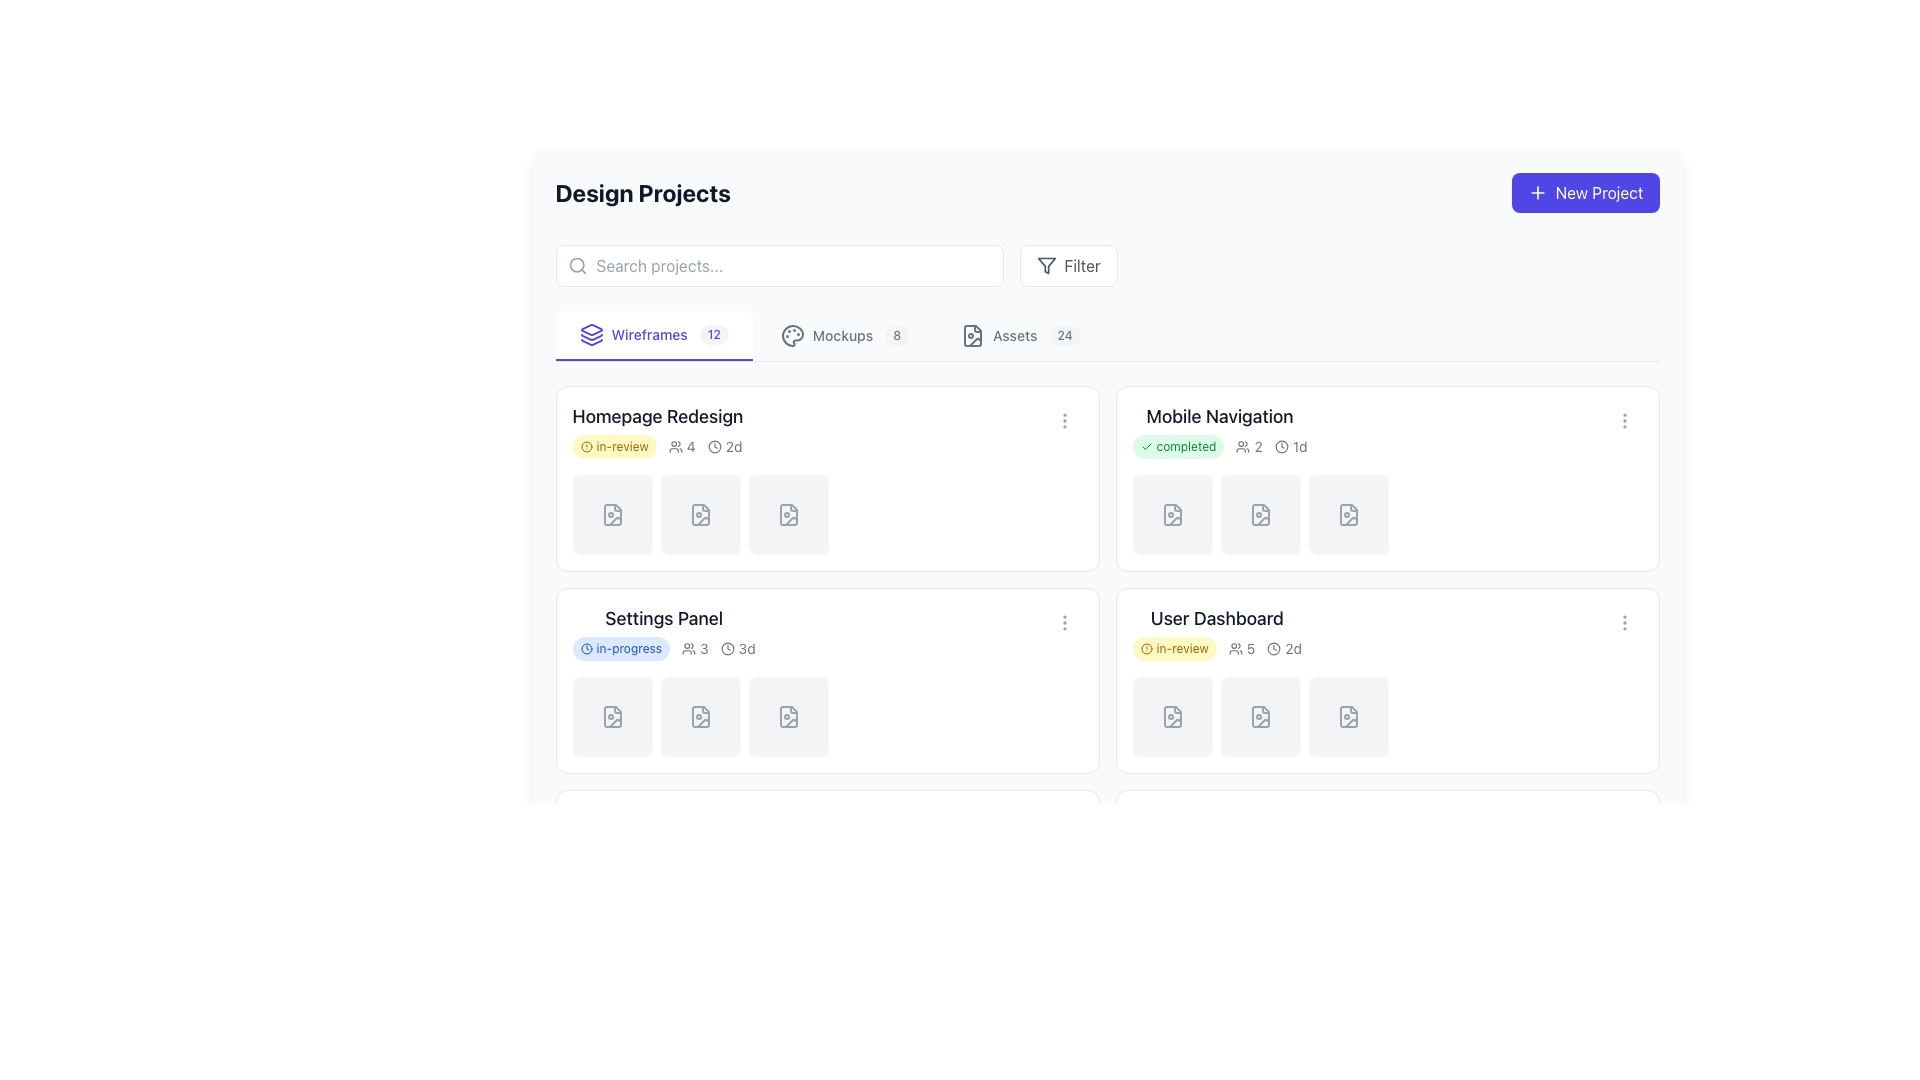  Describe the element at coordinates (1259, 514) in the screenshot. I see `the document icon with a small circular element located in the 'Mobile Navigation' section, which is the third icon in the group under the 'Wireframes' tab` at that location.